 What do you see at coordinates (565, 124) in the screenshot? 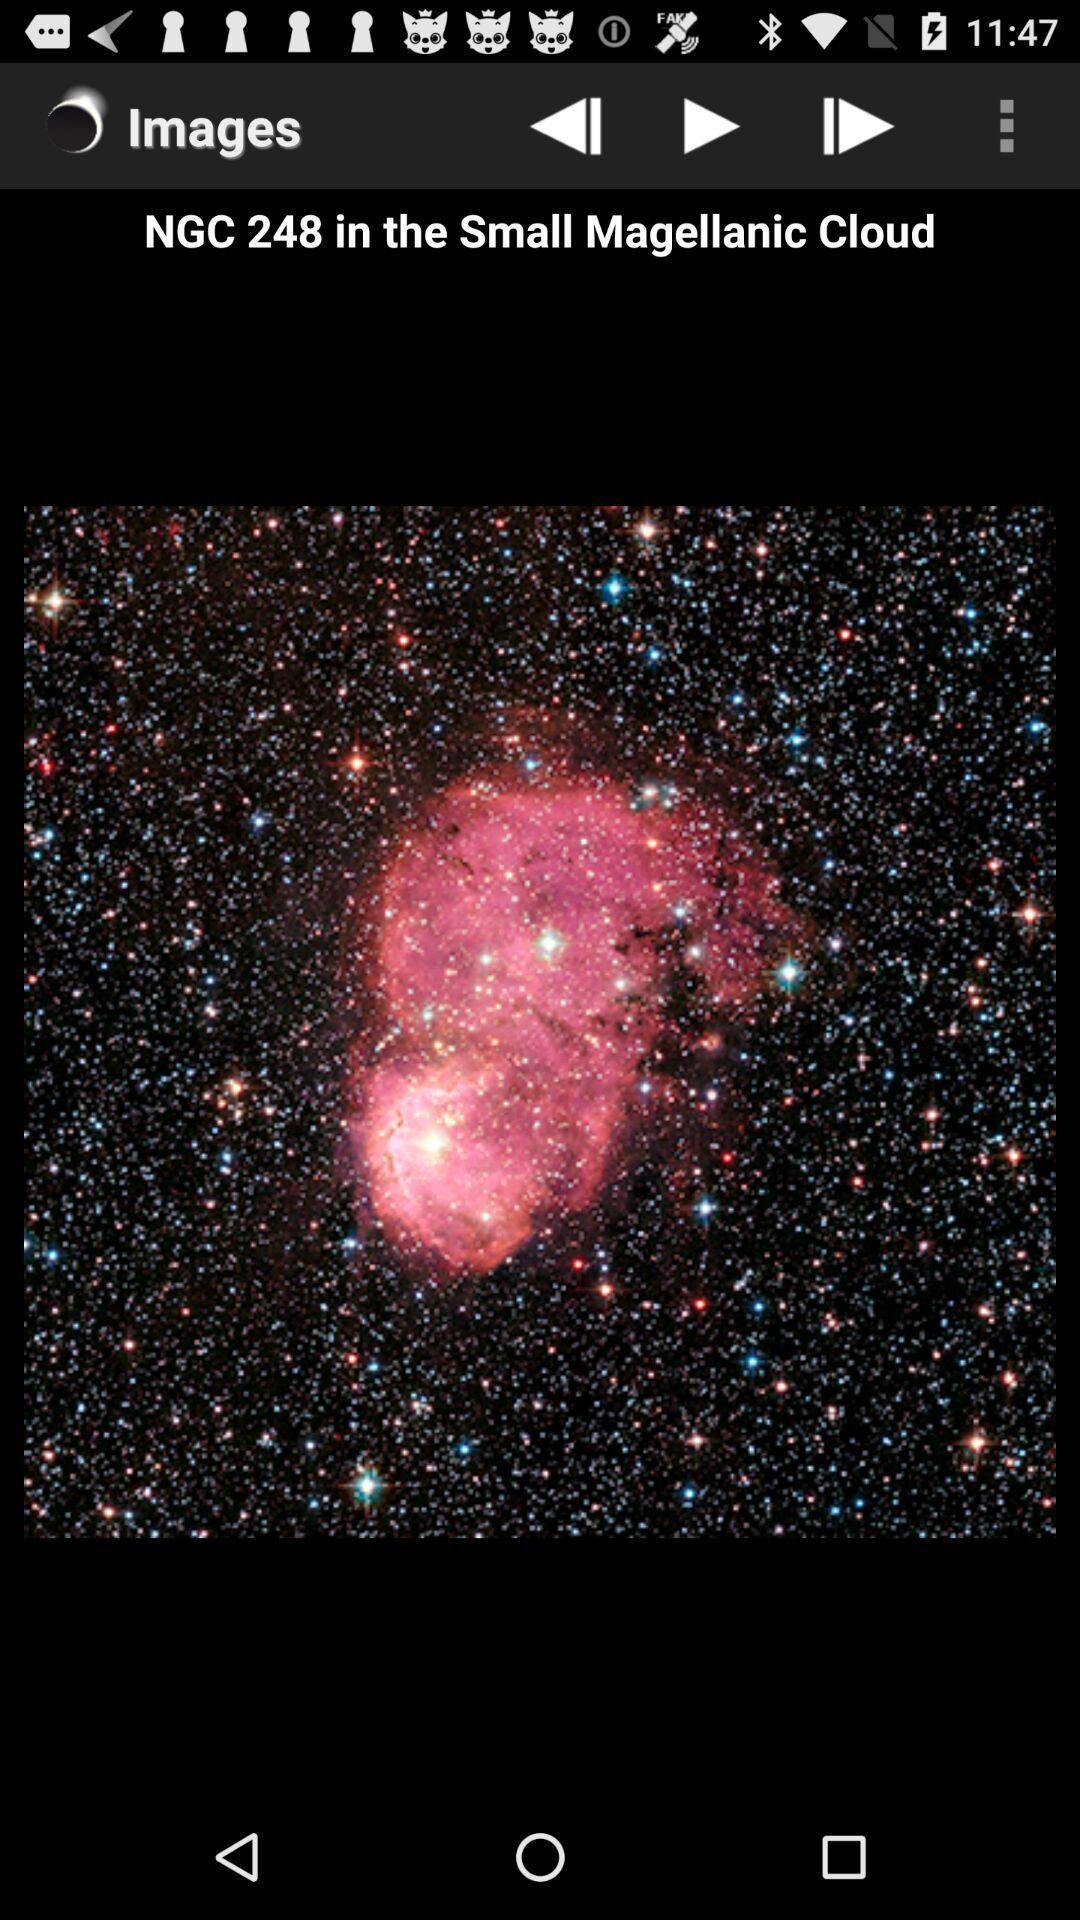
I see `go back` at bounding box center [565, 124].